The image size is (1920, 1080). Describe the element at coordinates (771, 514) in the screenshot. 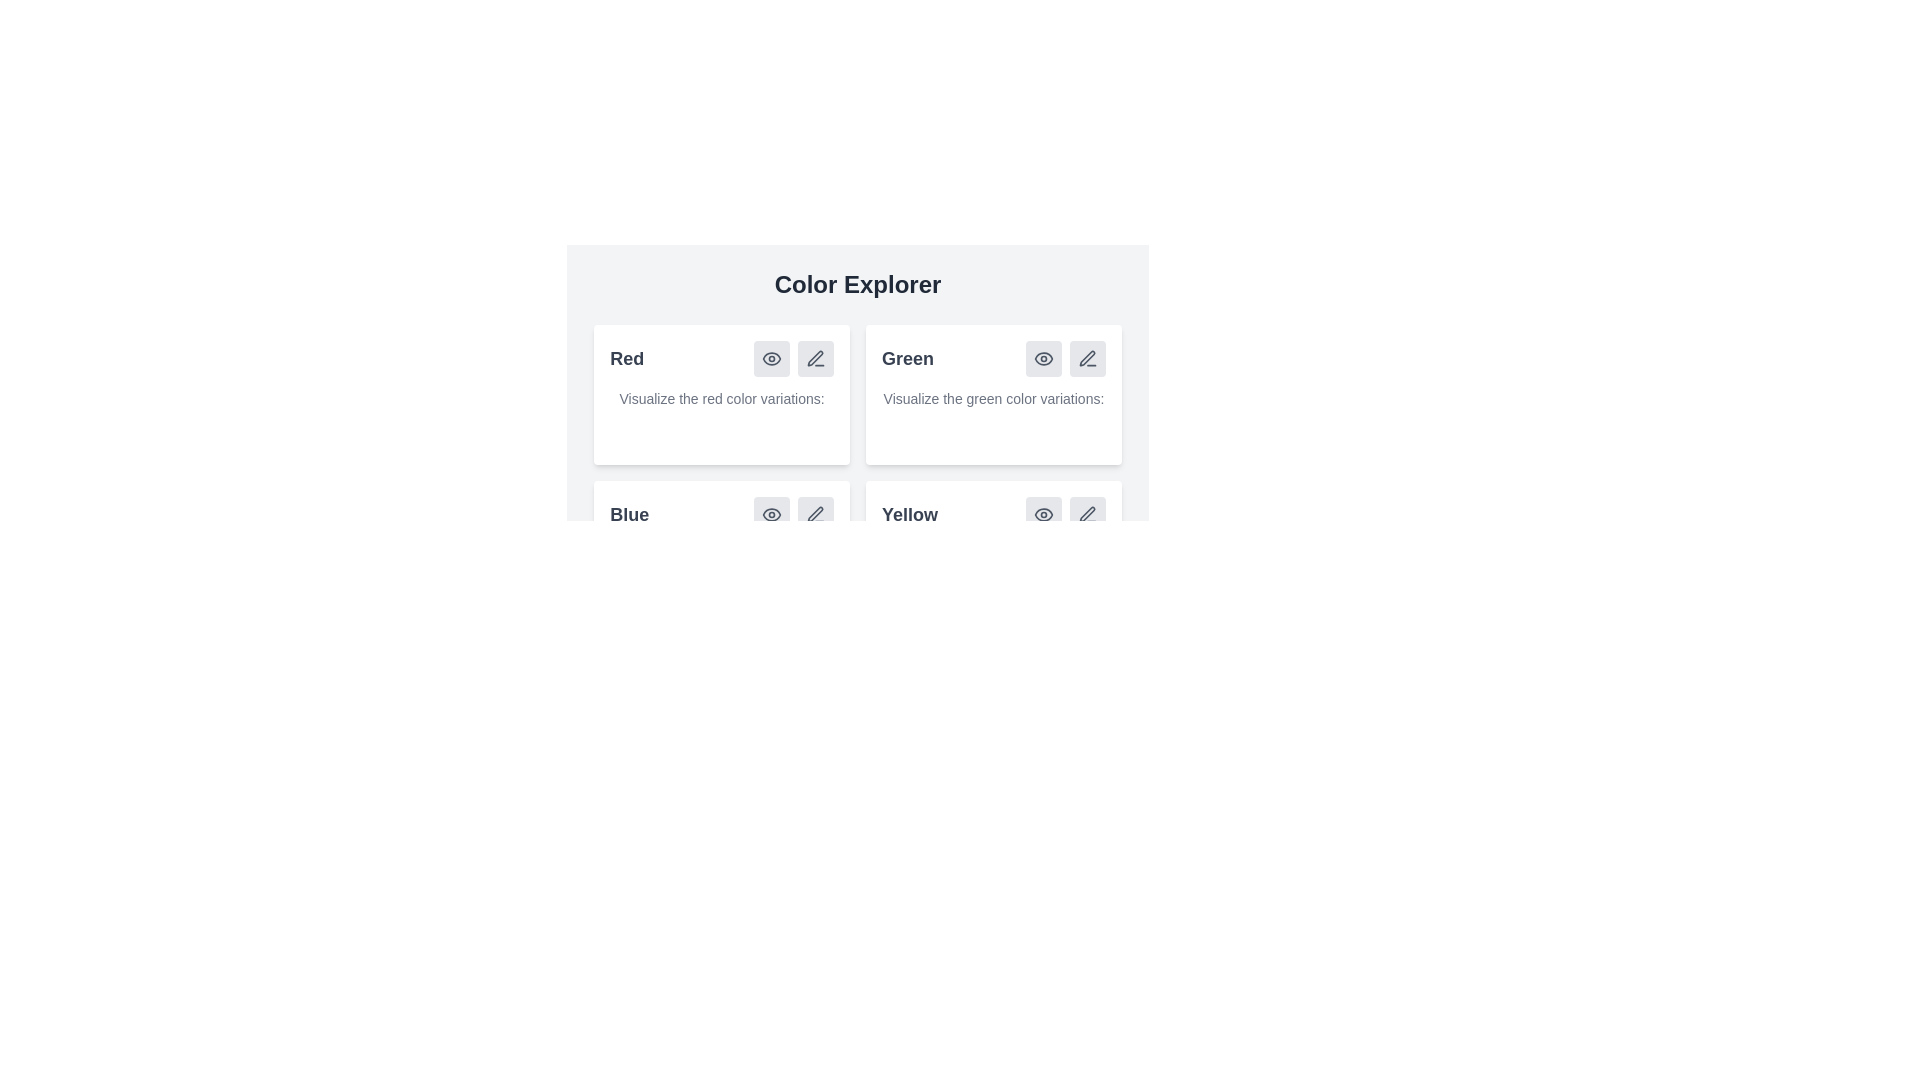

I see `the eye-shaped icon in the 'Color Explorer' interface` at that location.